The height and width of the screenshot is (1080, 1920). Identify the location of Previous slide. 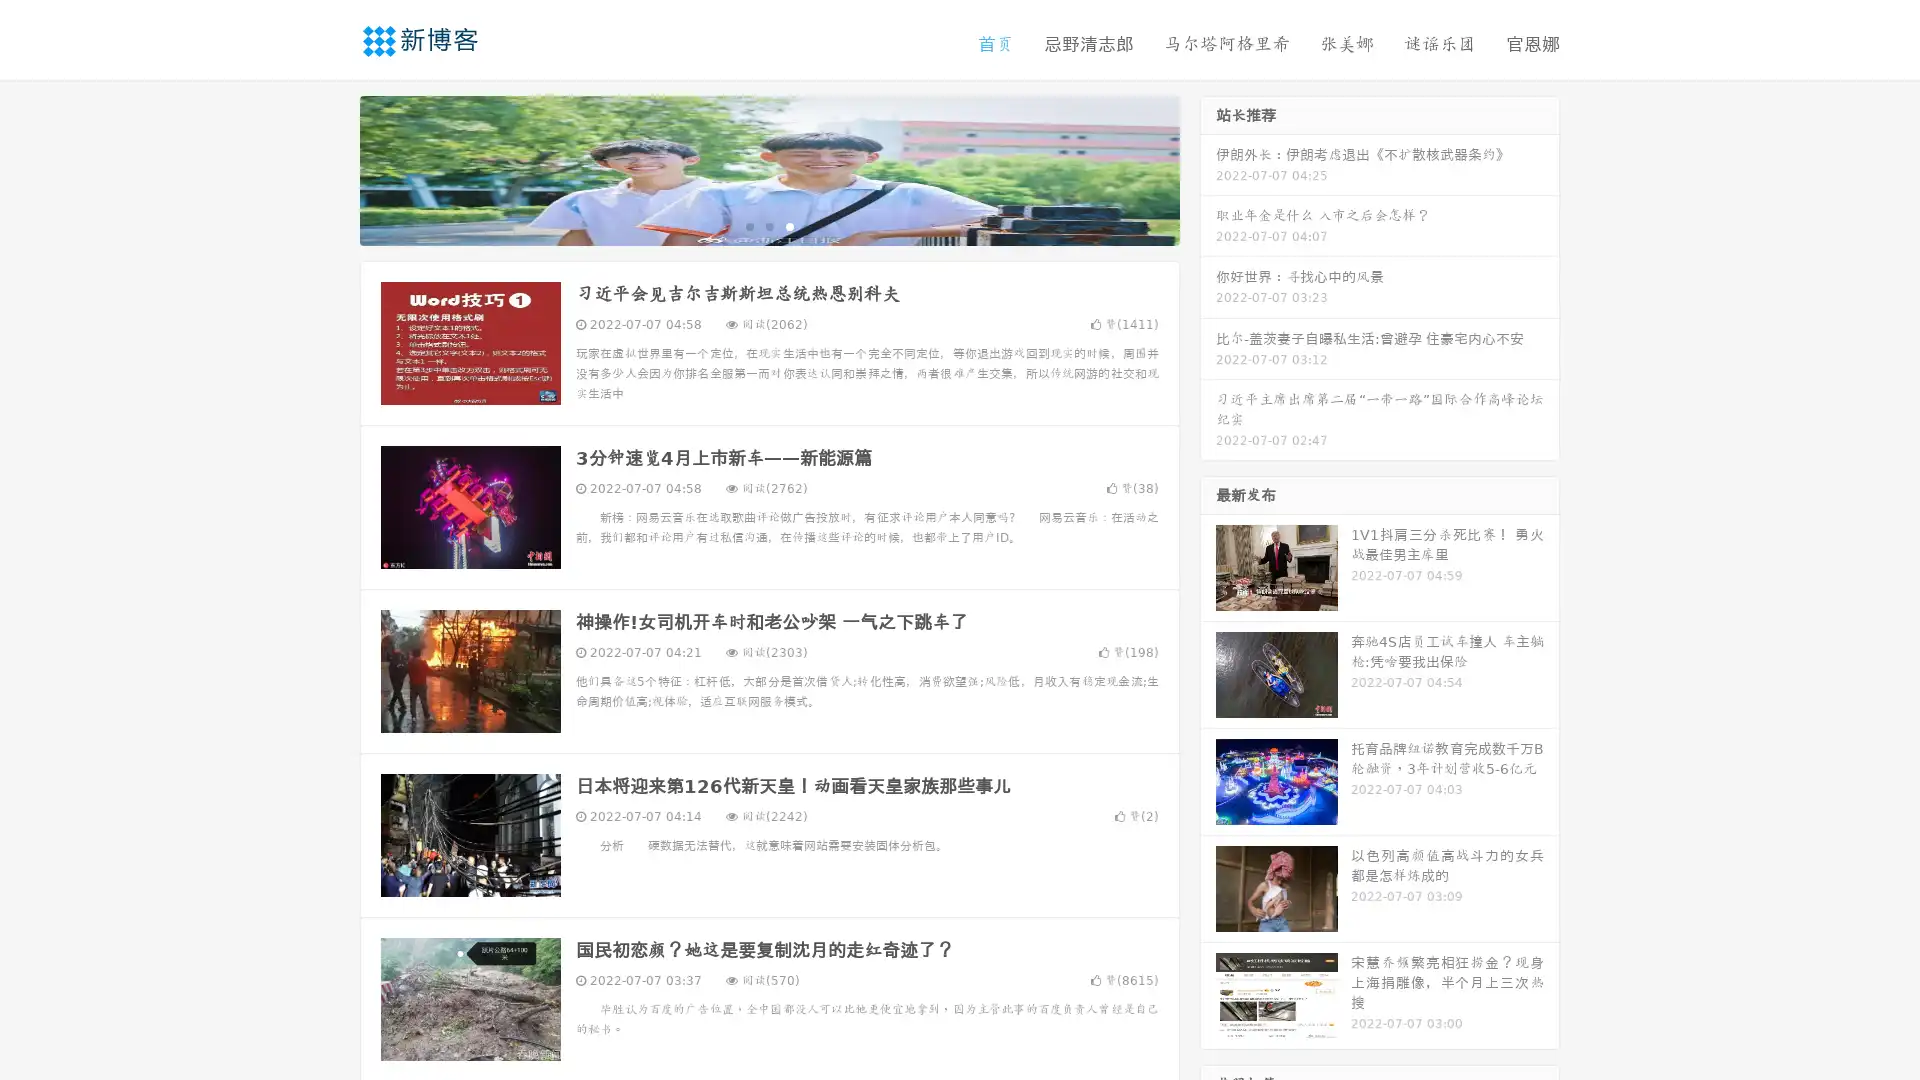
(330, 168).